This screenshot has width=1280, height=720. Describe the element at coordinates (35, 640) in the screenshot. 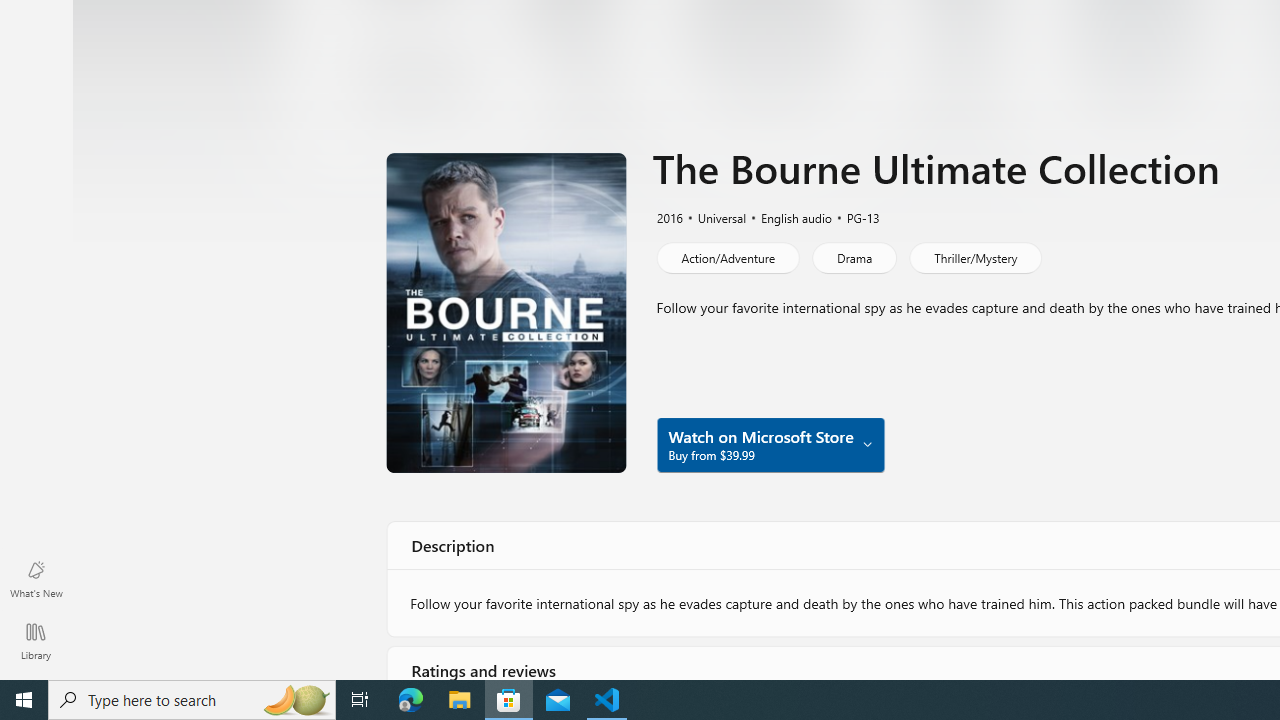

I see `'Library'` at that location.